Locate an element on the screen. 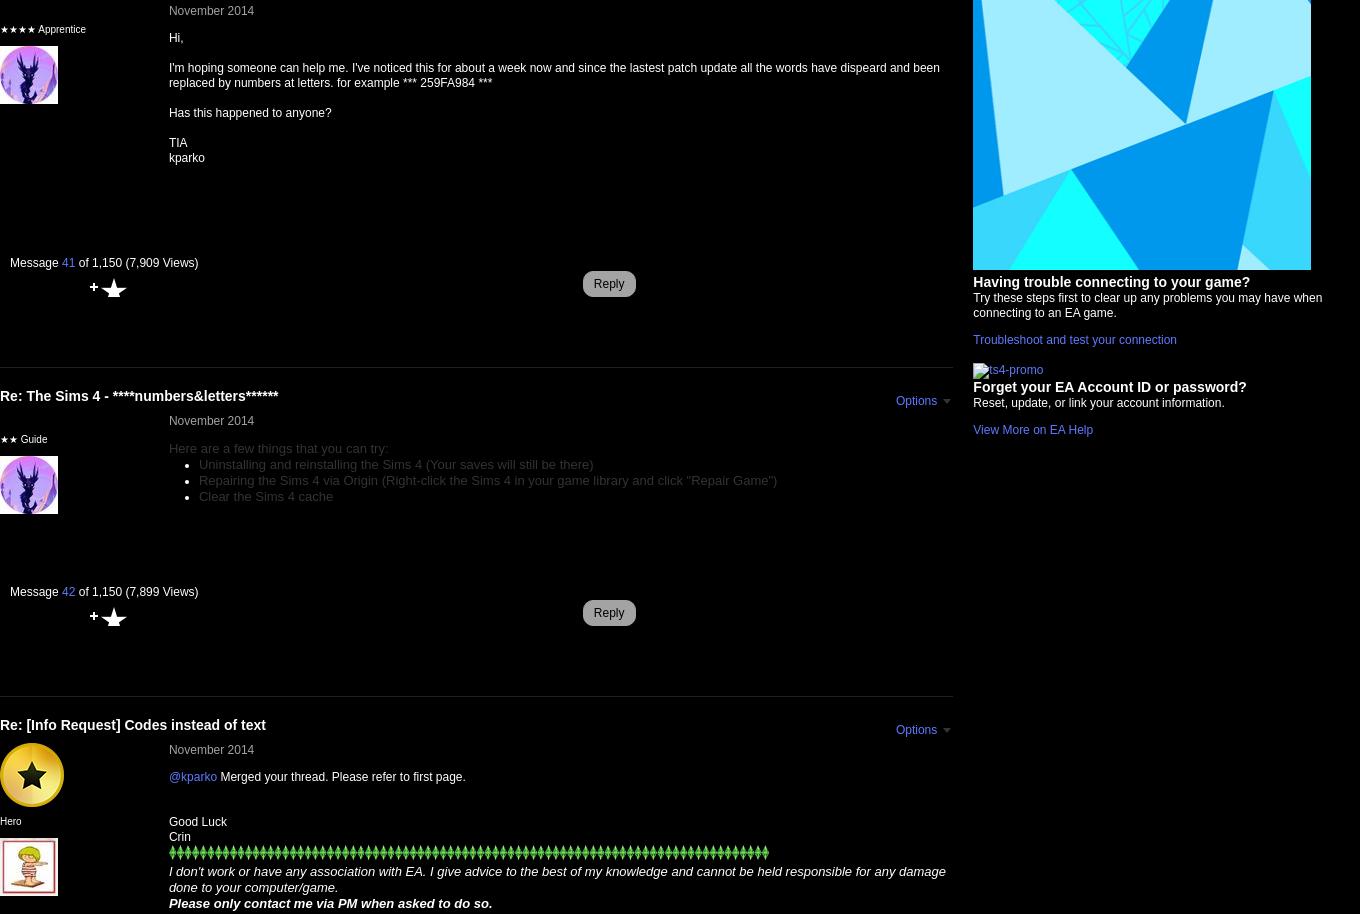  'Hero' is located at coordinates (10, 820).